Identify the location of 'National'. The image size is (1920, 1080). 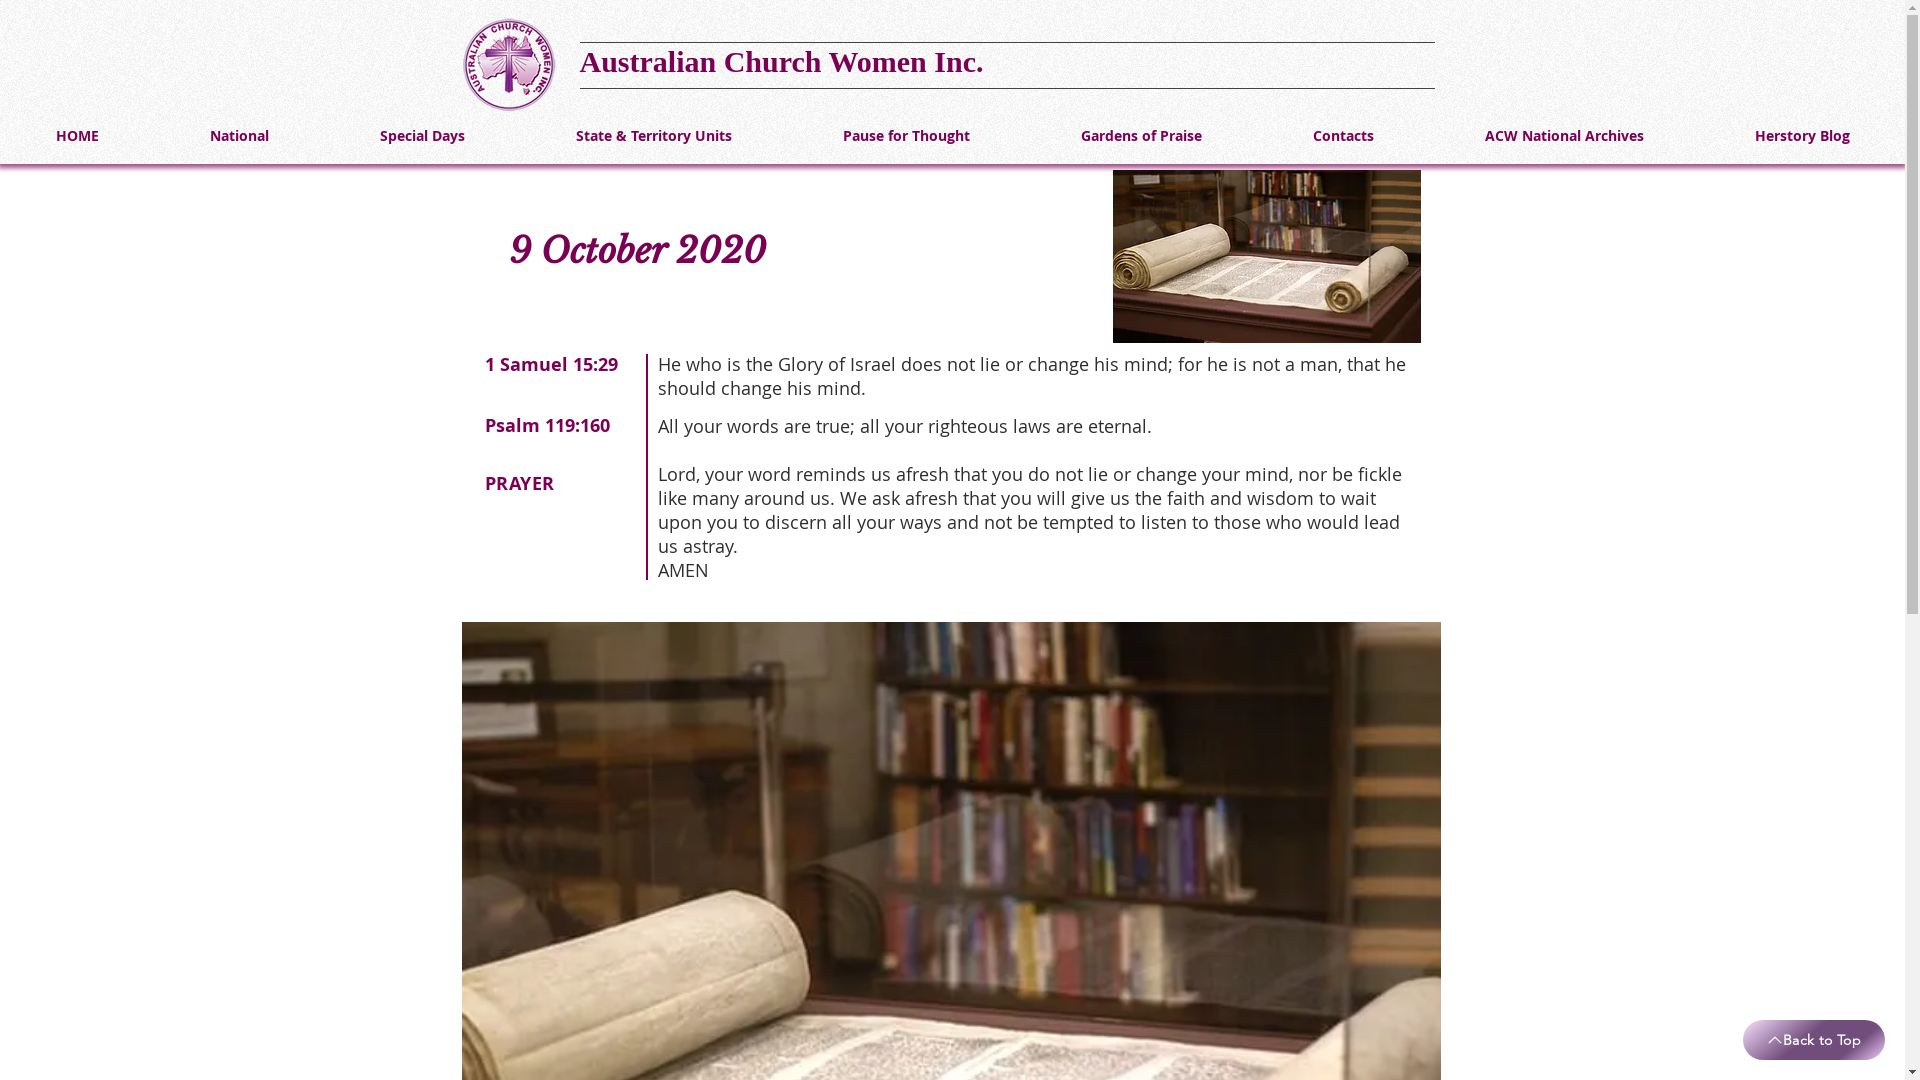
(239, 135).